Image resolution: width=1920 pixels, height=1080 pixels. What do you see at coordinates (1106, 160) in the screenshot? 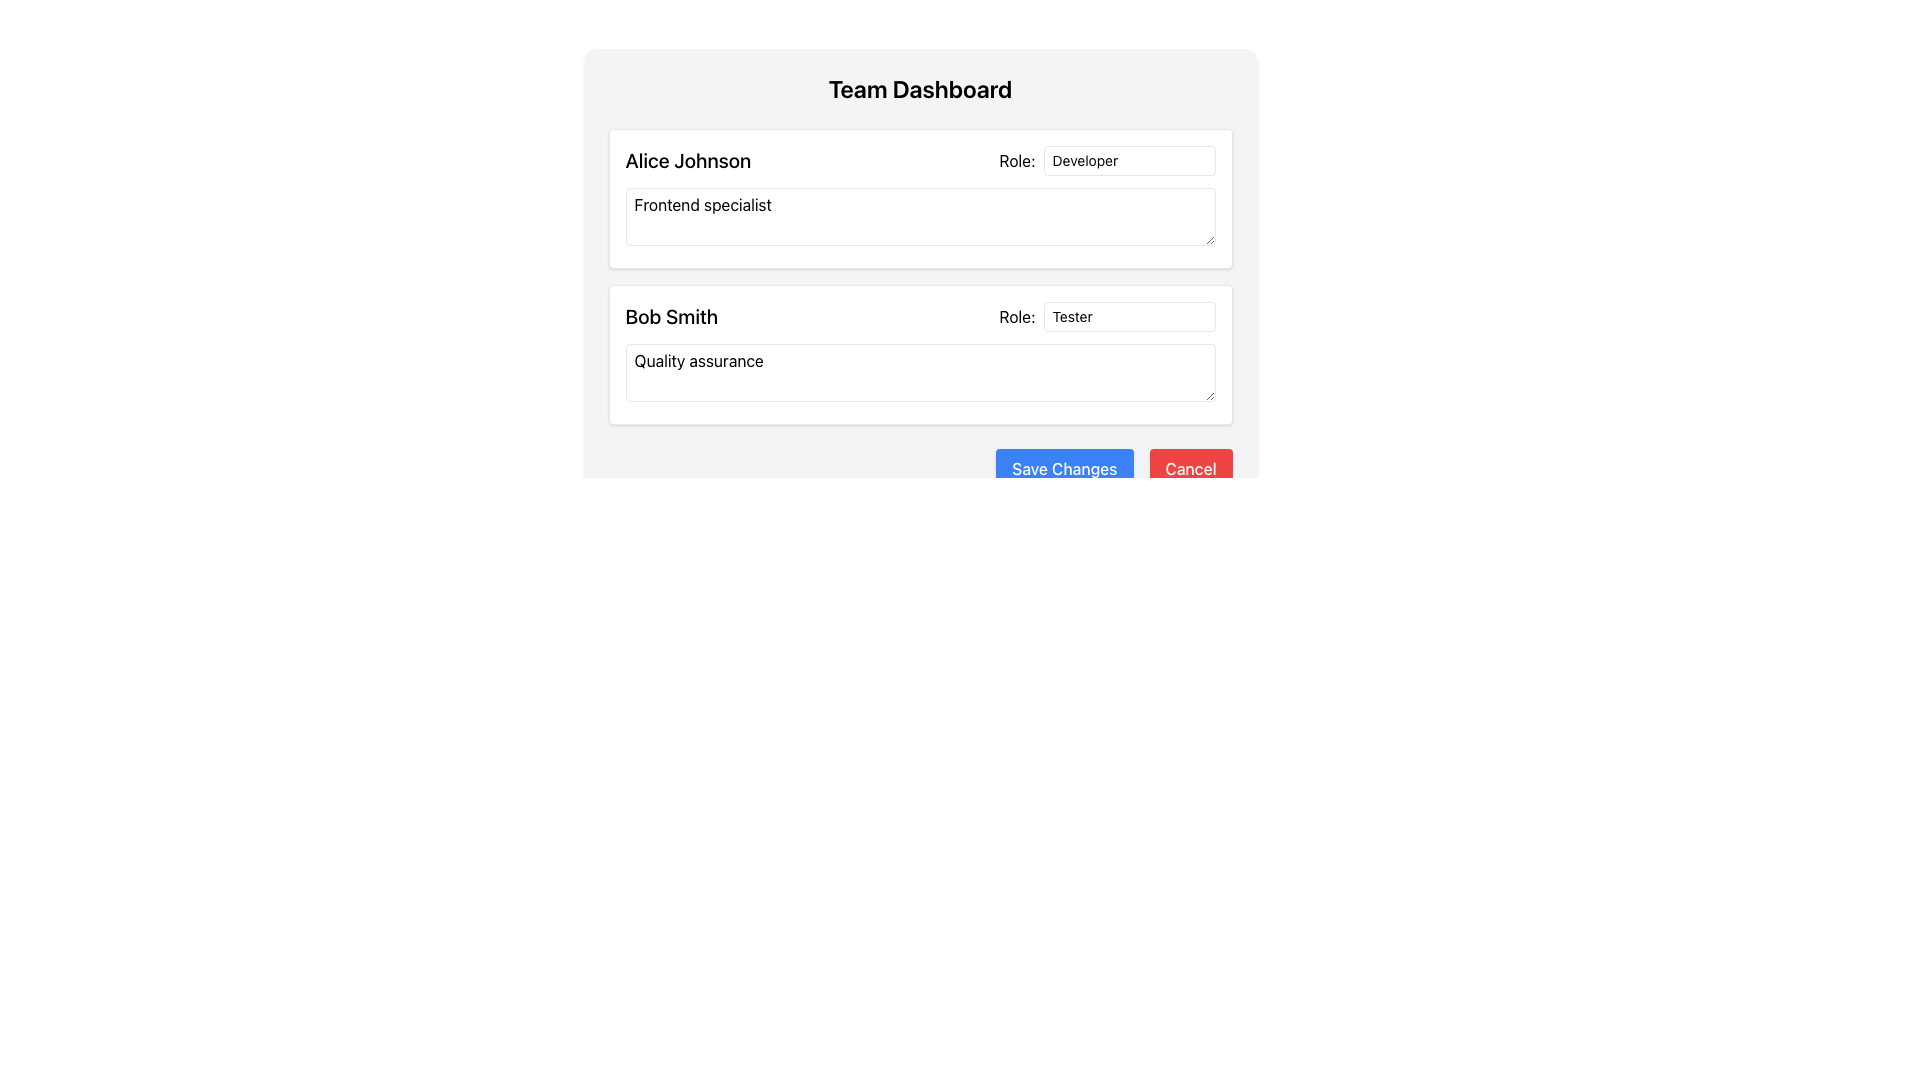
I see `the labeled input field for 'Role:' which contains the text box displaying 'Developer'` at bounding box center [1106, 160].